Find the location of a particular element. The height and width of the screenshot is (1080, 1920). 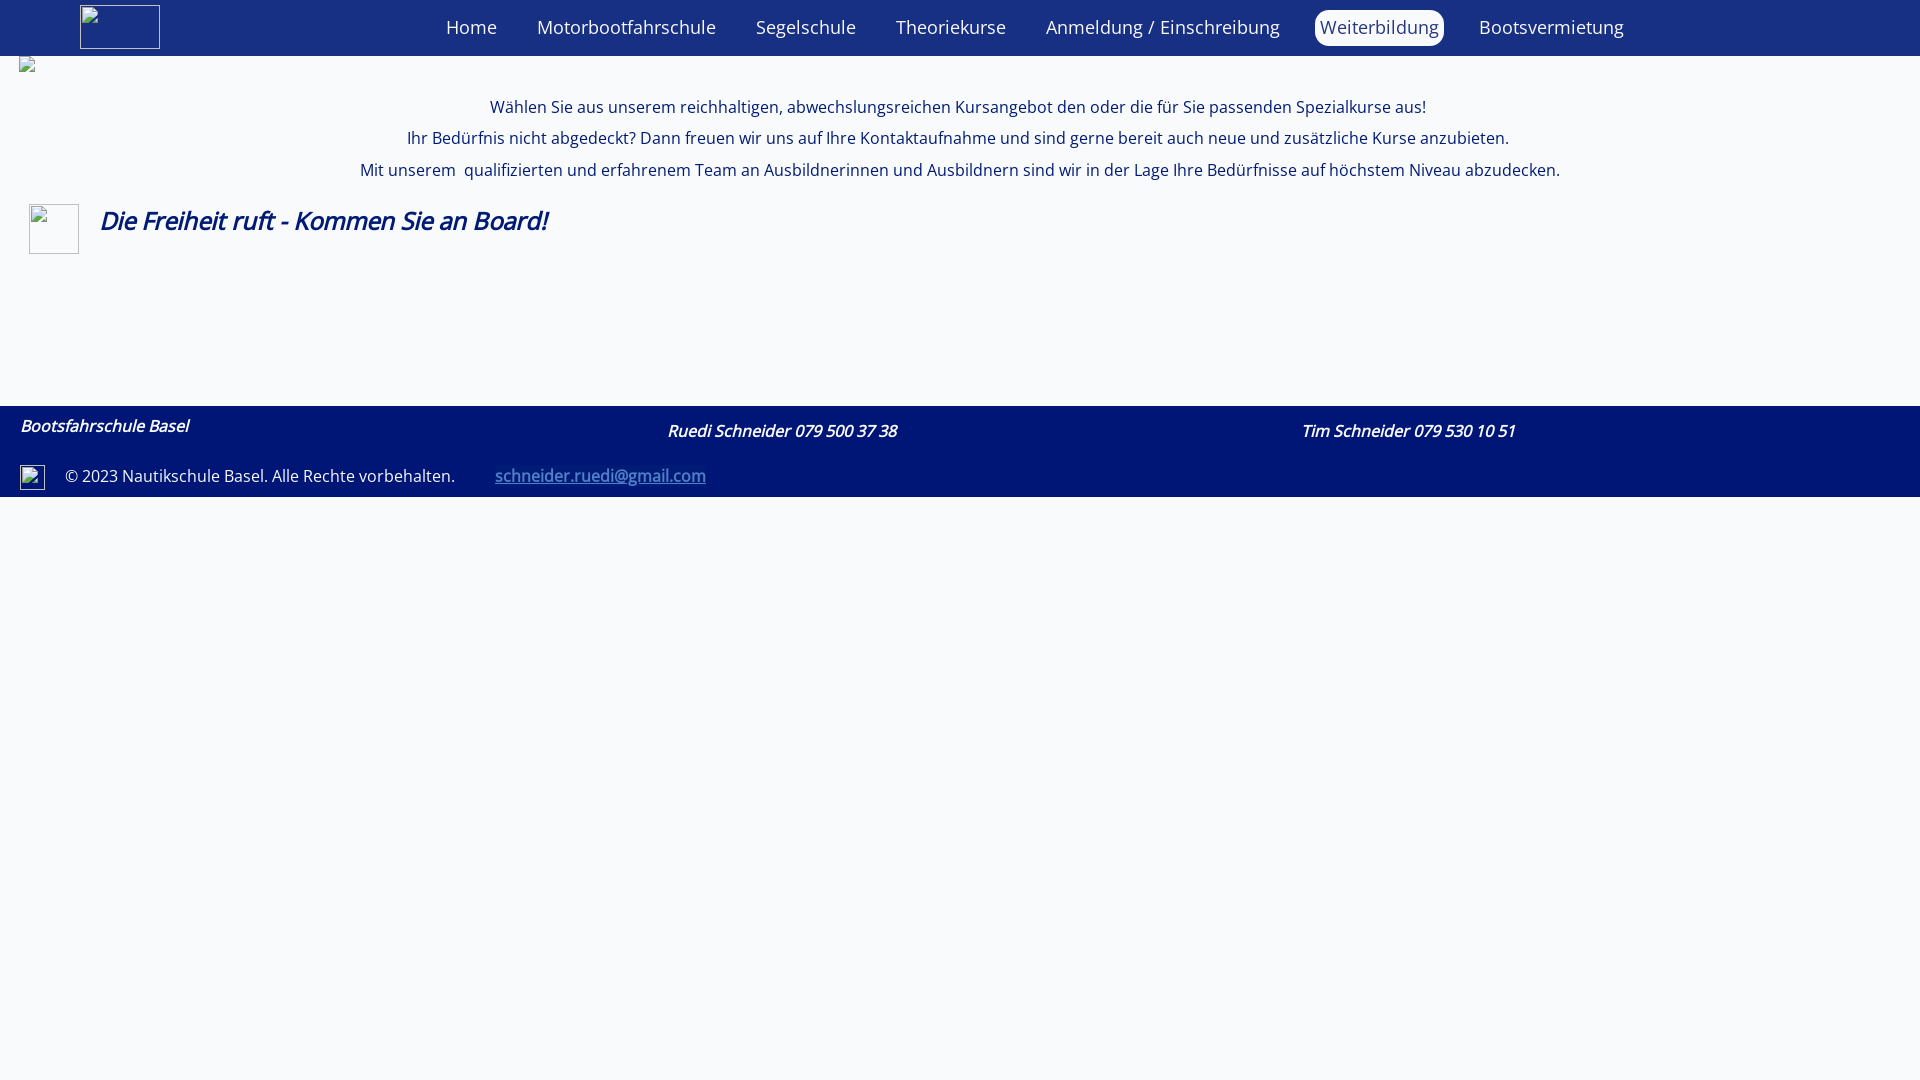

'Theoriekurse' is located at coordinates (949, 27).